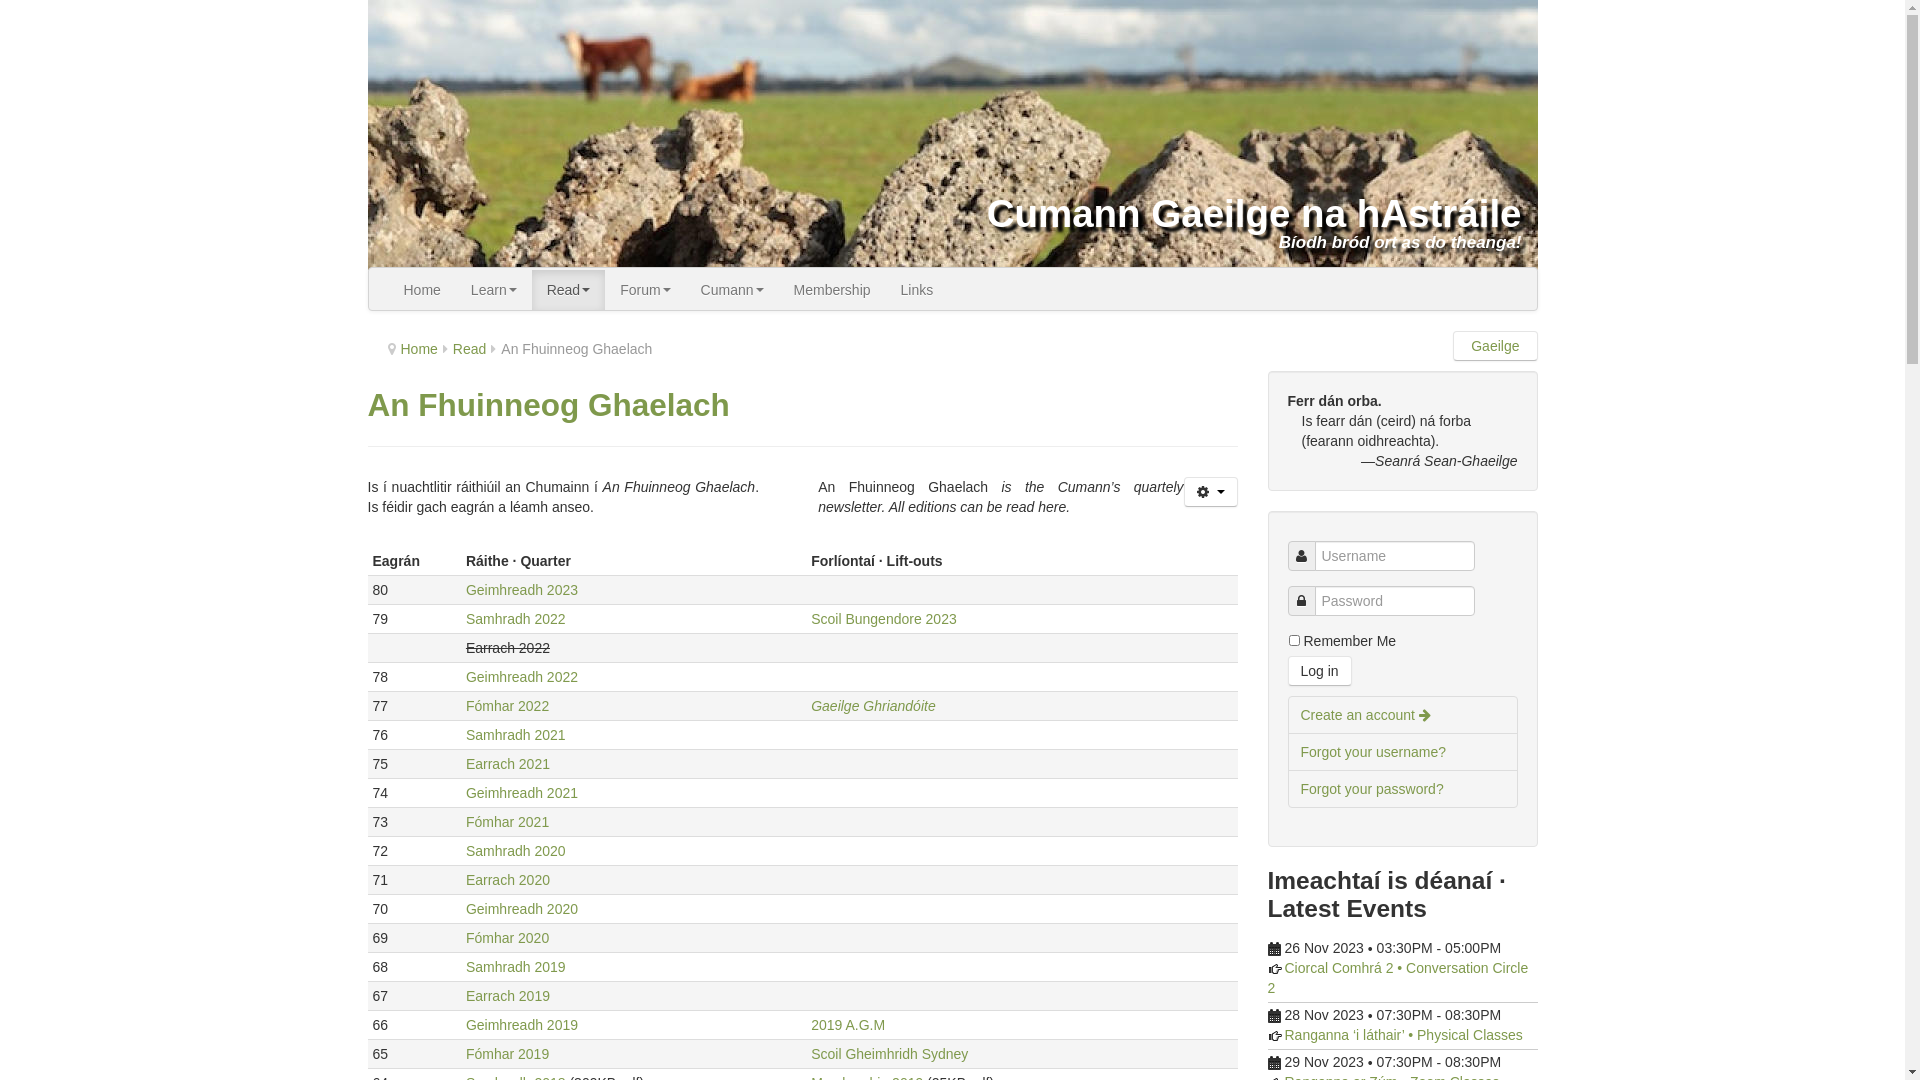  What do you see at coordinates (508, 763) in the screenshot?
I see `'Earrach 2021'` at bounding box center [508, 763].